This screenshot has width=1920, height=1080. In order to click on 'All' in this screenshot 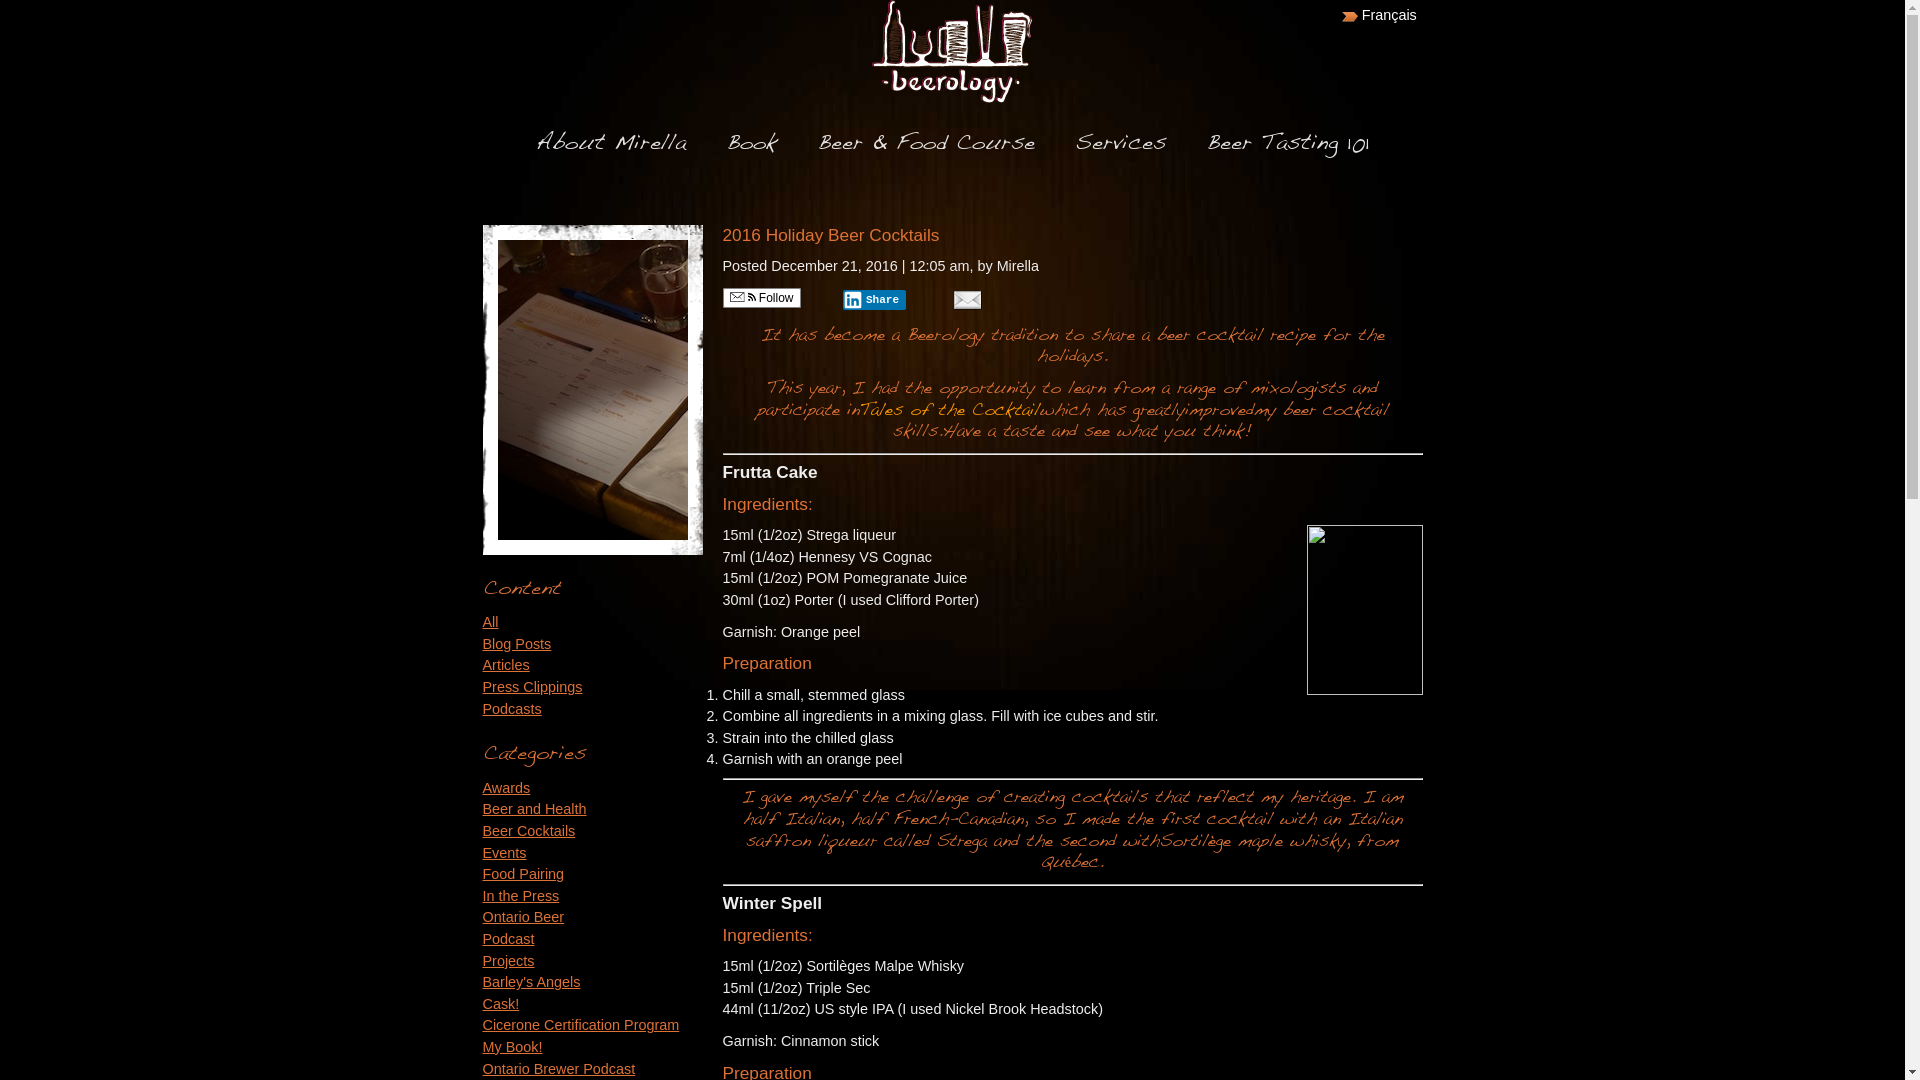, I will do `click(489, 620)`.